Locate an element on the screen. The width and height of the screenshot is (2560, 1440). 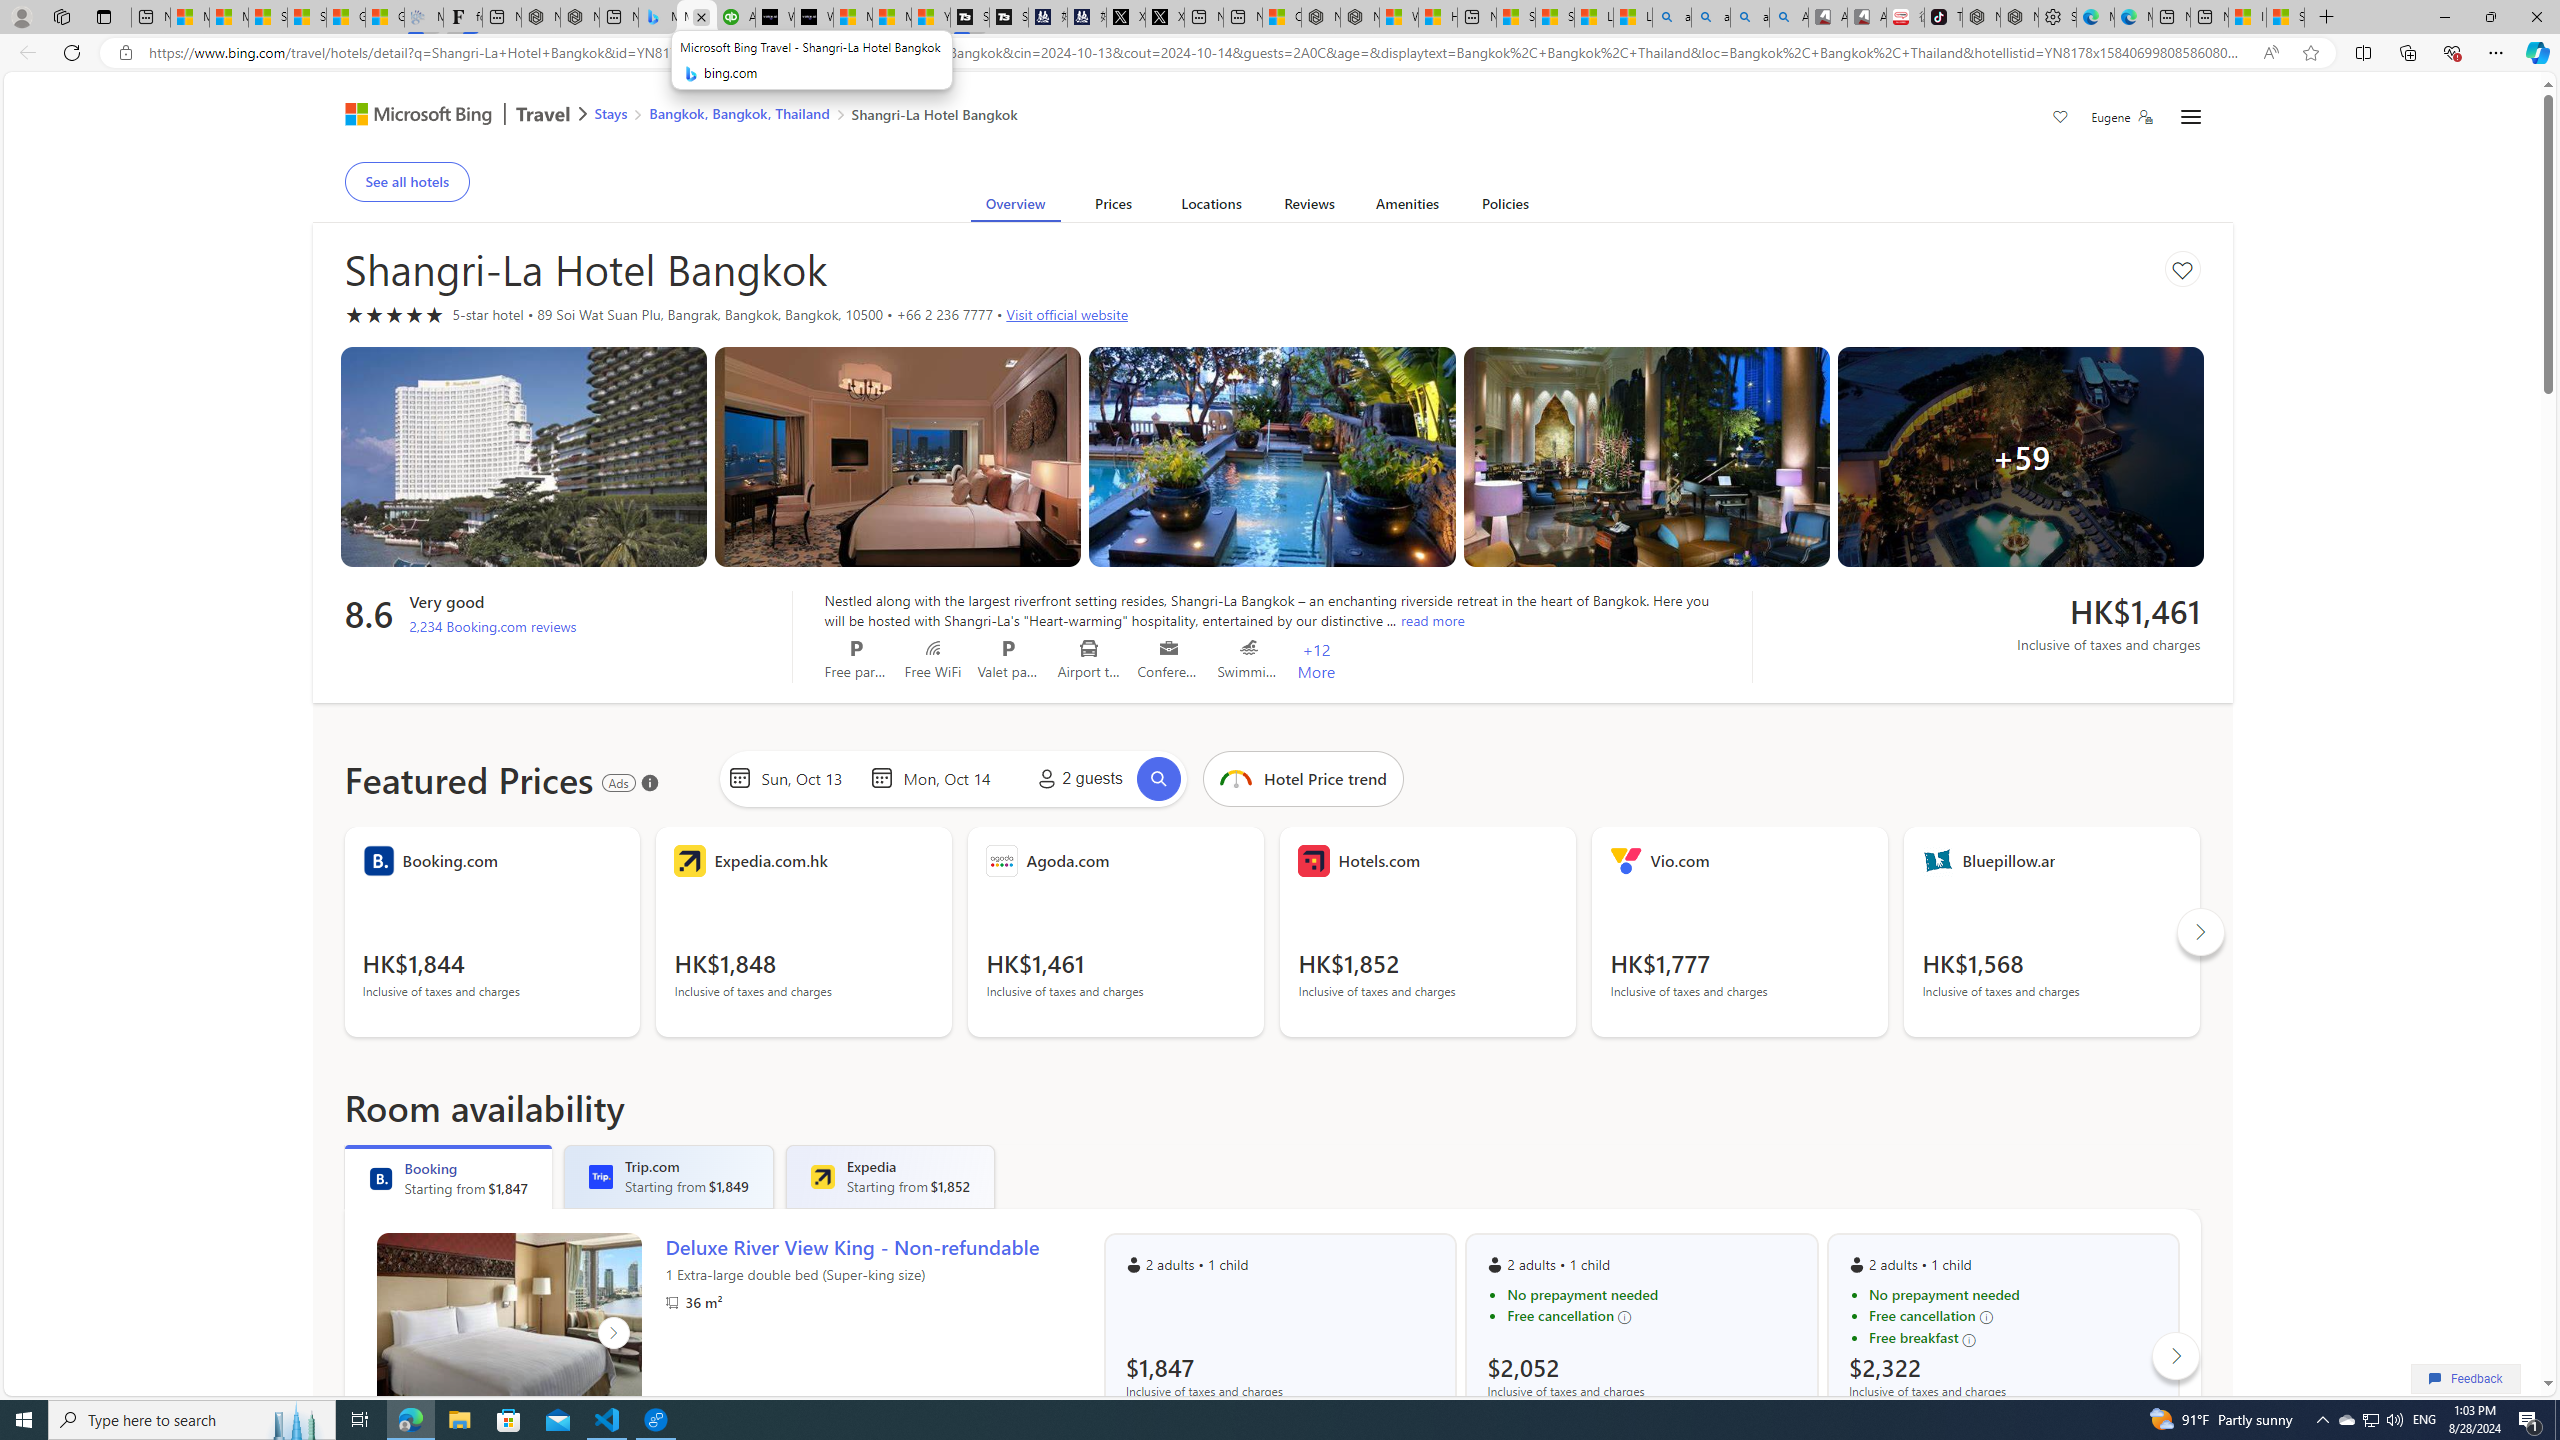
'Copilot (Ctrl+Shift+.)' is located at coordinates (2535, 51).